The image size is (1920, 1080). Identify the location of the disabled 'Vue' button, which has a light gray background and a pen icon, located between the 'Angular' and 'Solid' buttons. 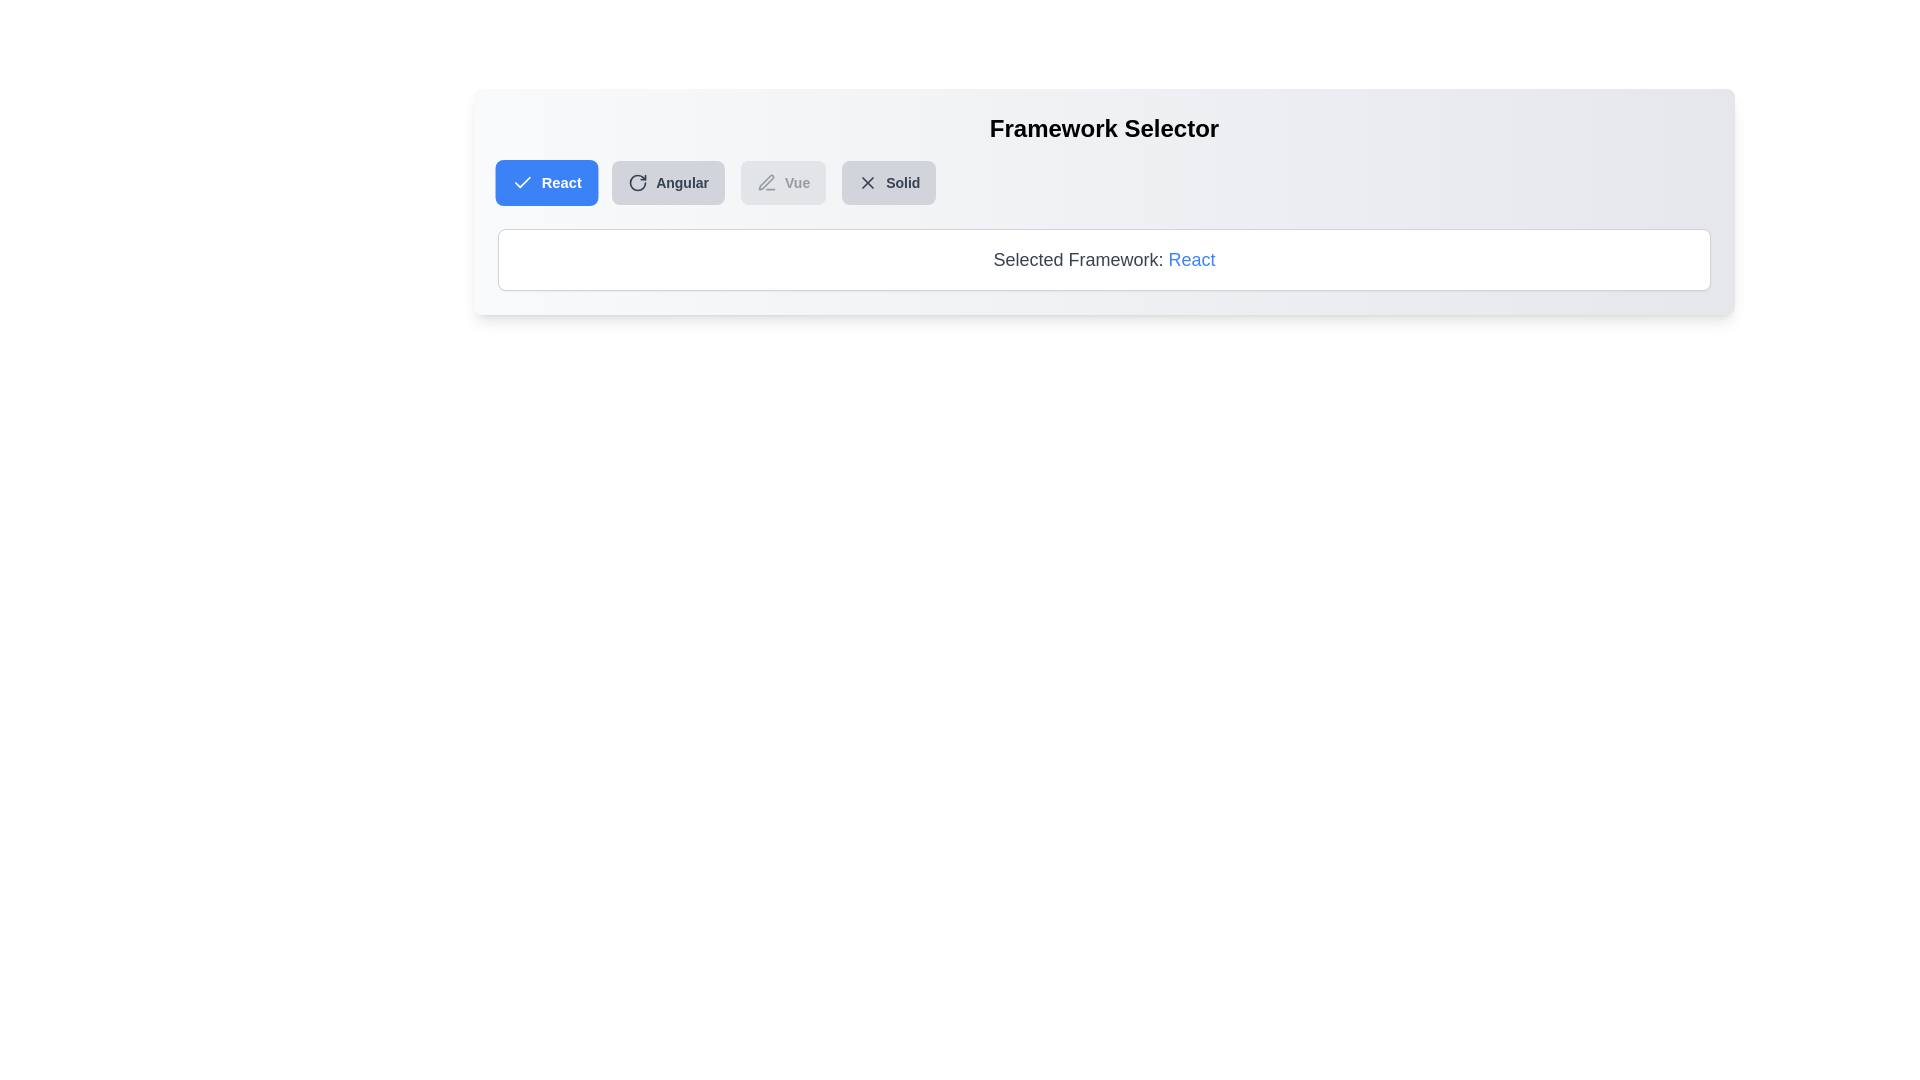
(782, 182).